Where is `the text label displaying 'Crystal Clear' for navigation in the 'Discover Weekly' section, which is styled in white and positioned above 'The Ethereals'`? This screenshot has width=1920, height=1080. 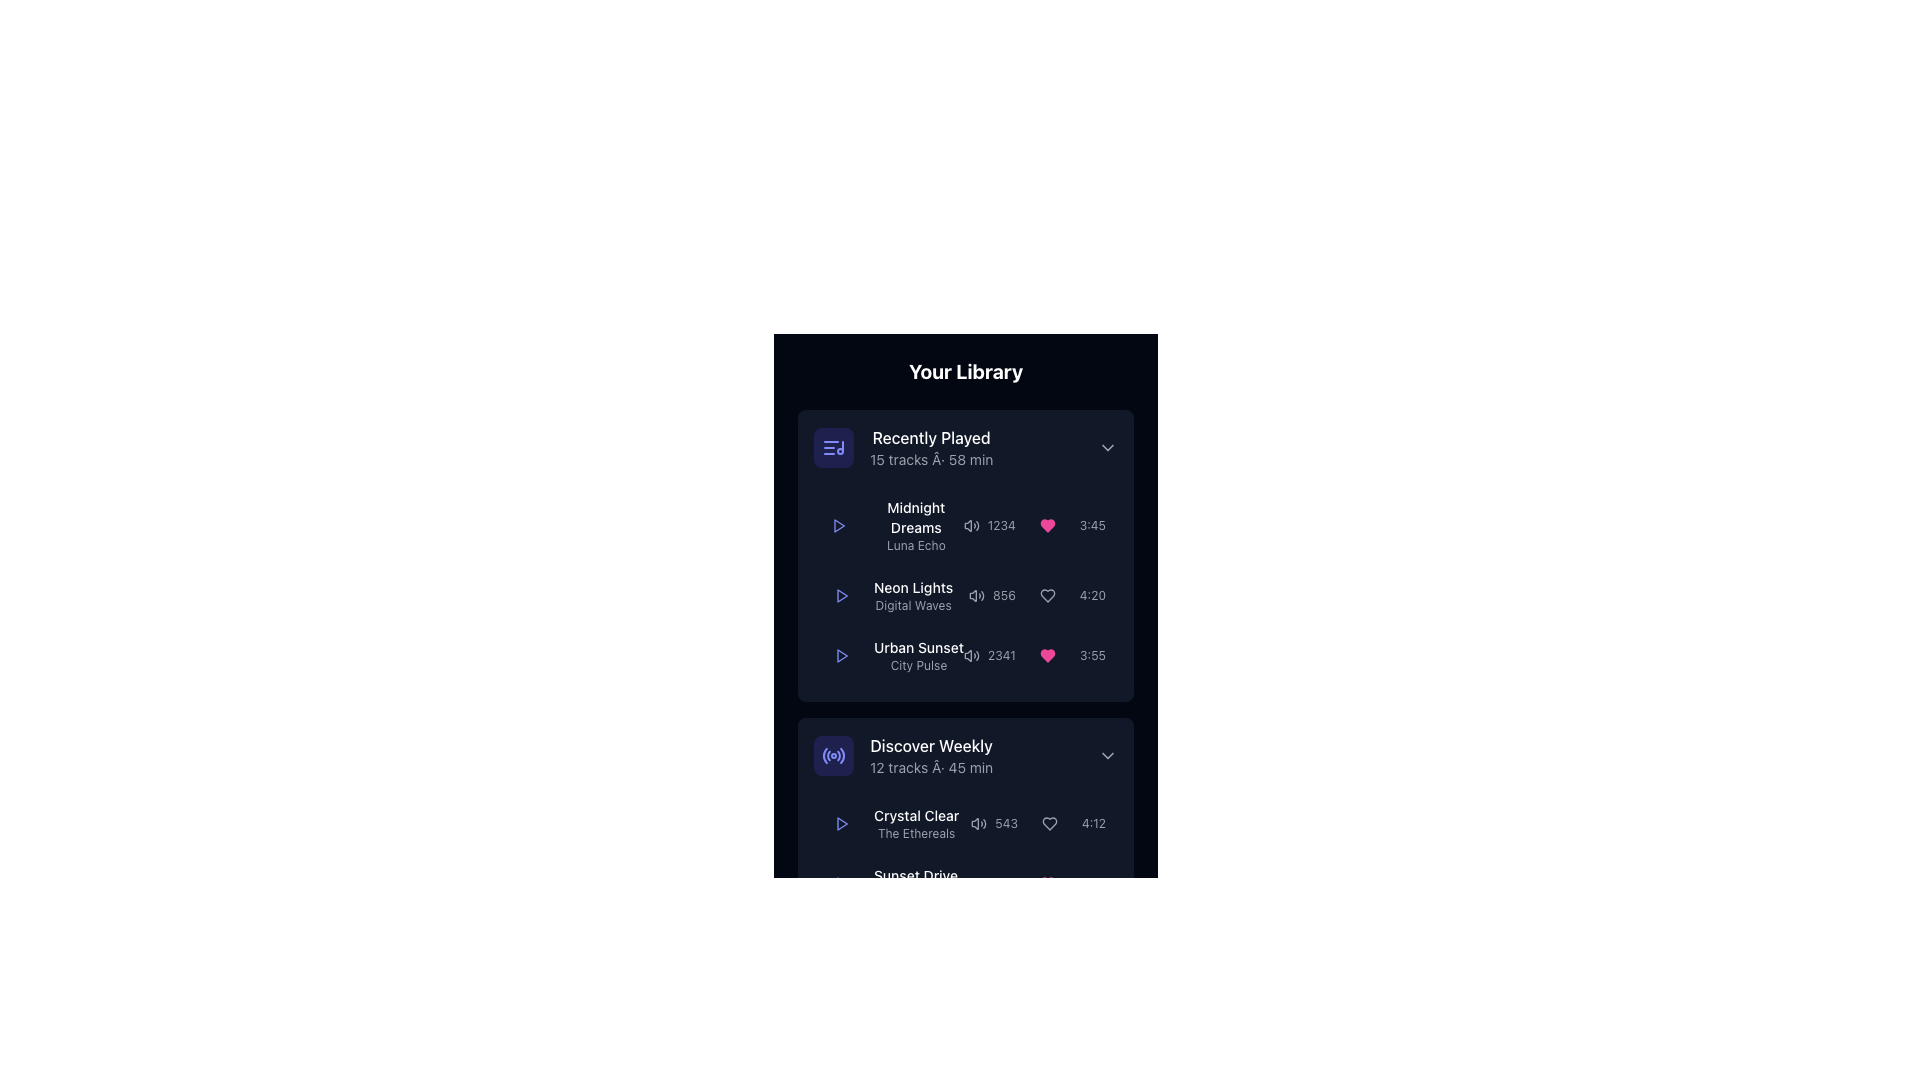 the text label displaying 'Crystal Clear' for navigation in the 'Discover Weekly' section, which is styled in white and positioned above 'The Ethereals' is located at coordinates (915, 816).